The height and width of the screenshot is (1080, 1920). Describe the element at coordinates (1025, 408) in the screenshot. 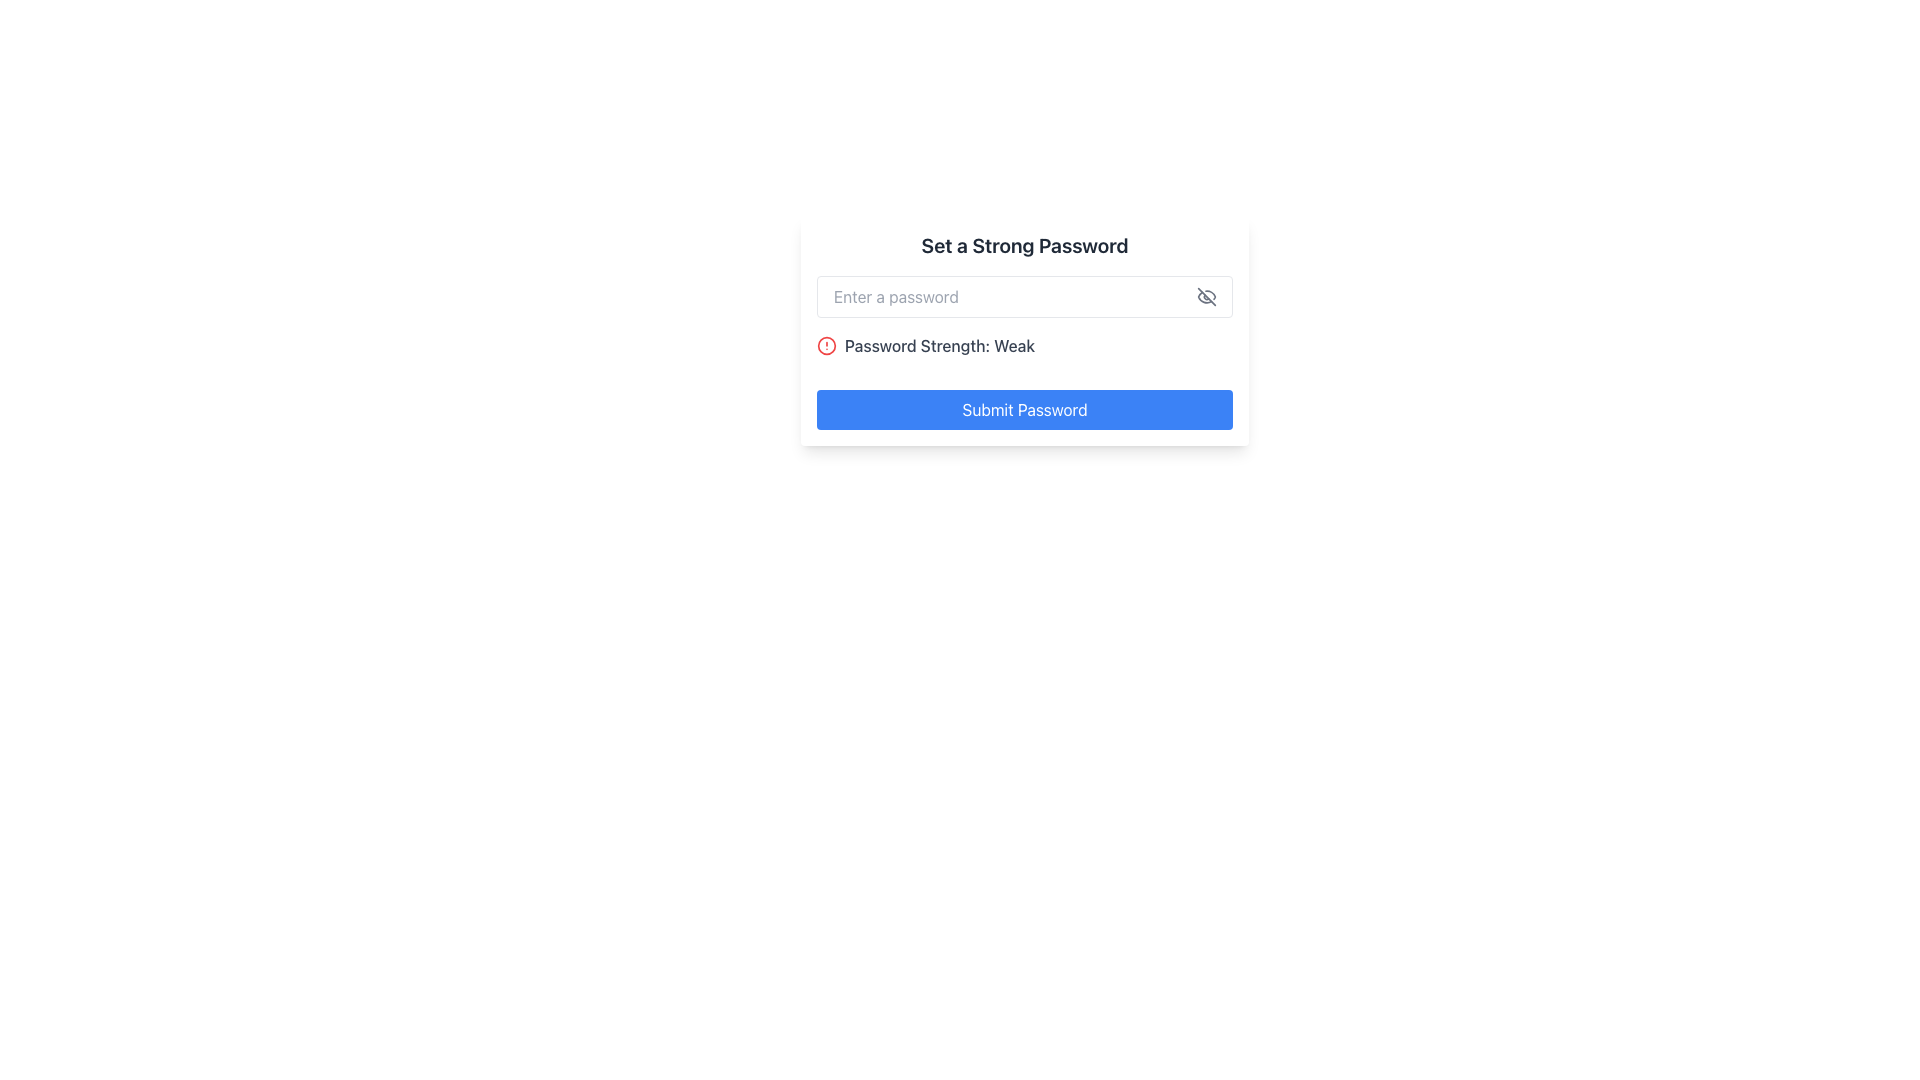

I see `the 'Submit Password' button, which is a vibrant blue rectangular button with rounded corners located at the bottom of the 'Set a Strong Password' dialog box` at that location.